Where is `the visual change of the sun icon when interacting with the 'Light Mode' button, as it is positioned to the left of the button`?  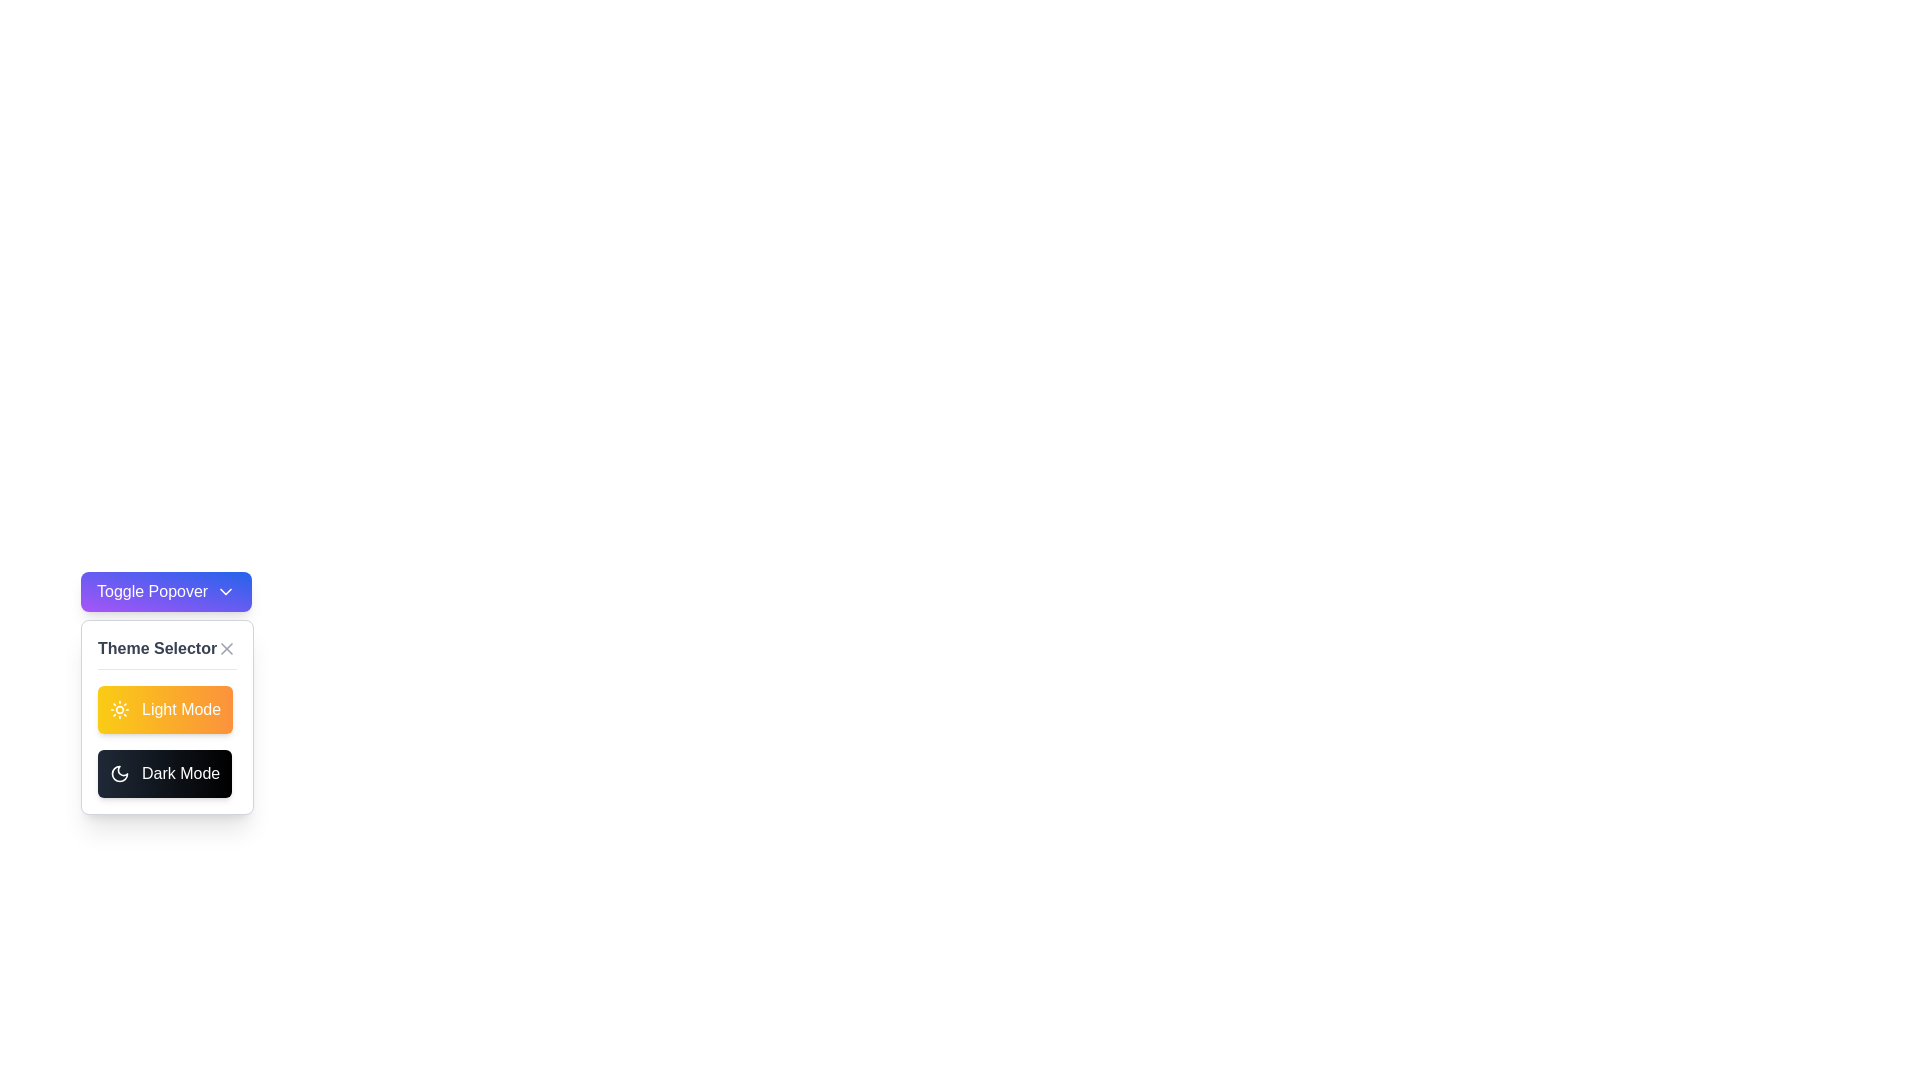
the visual change of the sun icon when interacting with the 'Light Mode' button, as it is positioned to the left of the button is located at coordinates (119, 708).